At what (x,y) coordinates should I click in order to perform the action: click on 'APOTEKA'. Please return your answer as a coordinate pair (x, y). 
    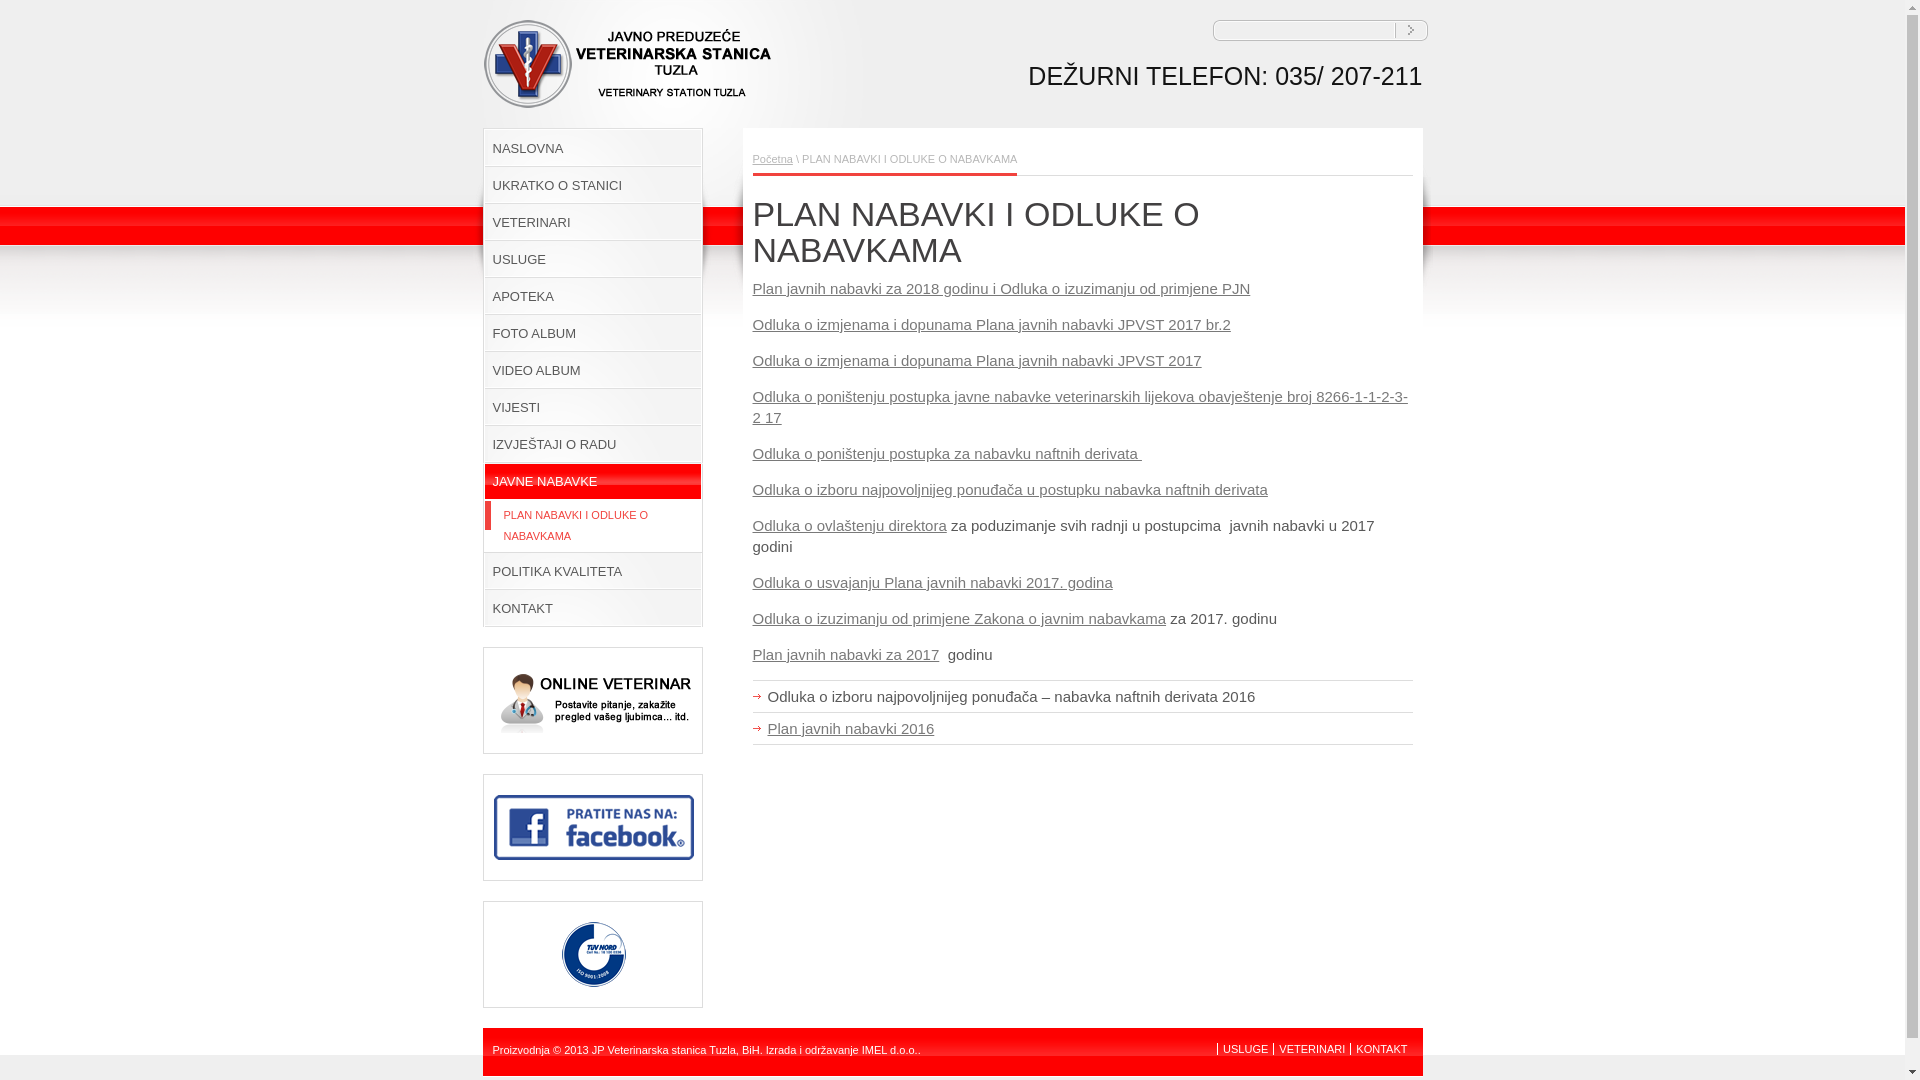
    Looking at the image, I should click on (590, 296).